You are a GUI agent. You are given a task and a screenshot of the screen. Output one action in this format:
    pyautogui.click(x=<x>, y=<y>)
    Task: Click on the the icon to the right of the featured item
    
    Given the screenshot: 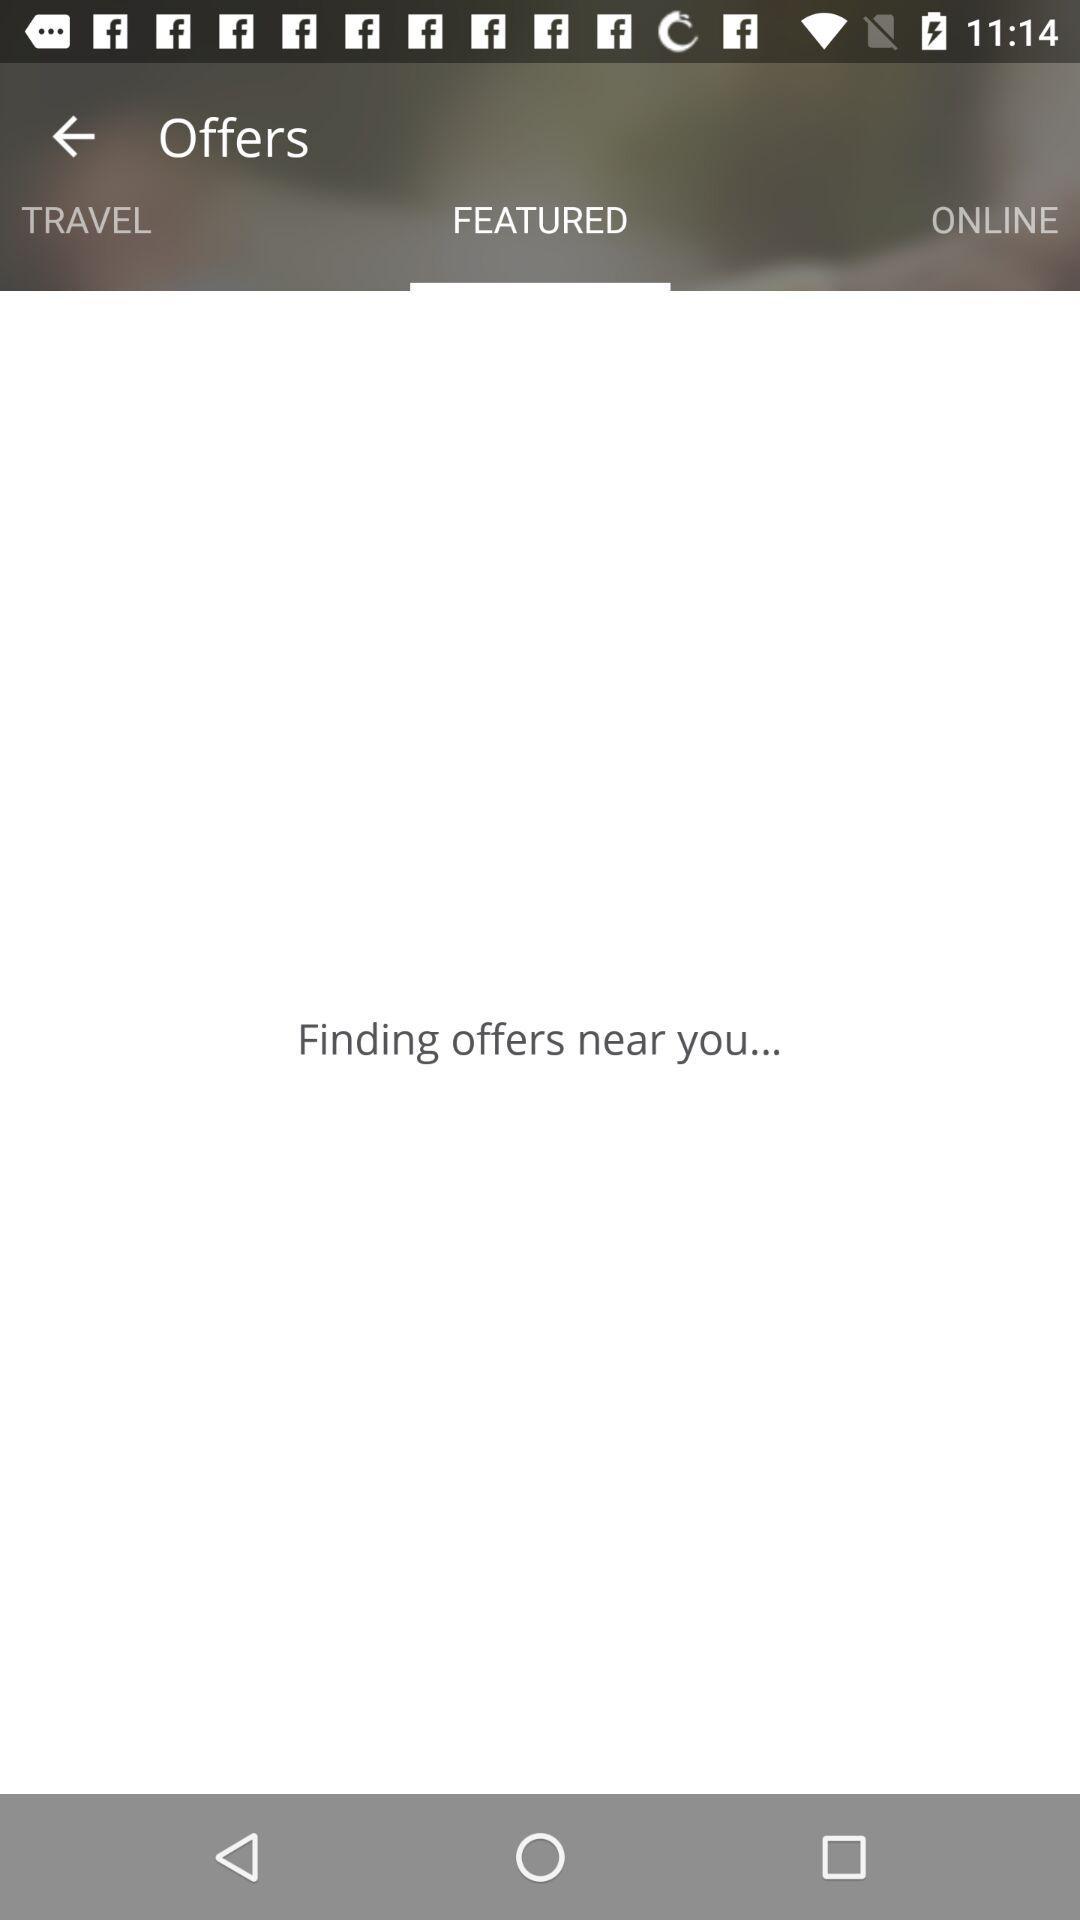 What is the action you would take?
    pyautogui.click(x=994, y=219)
    